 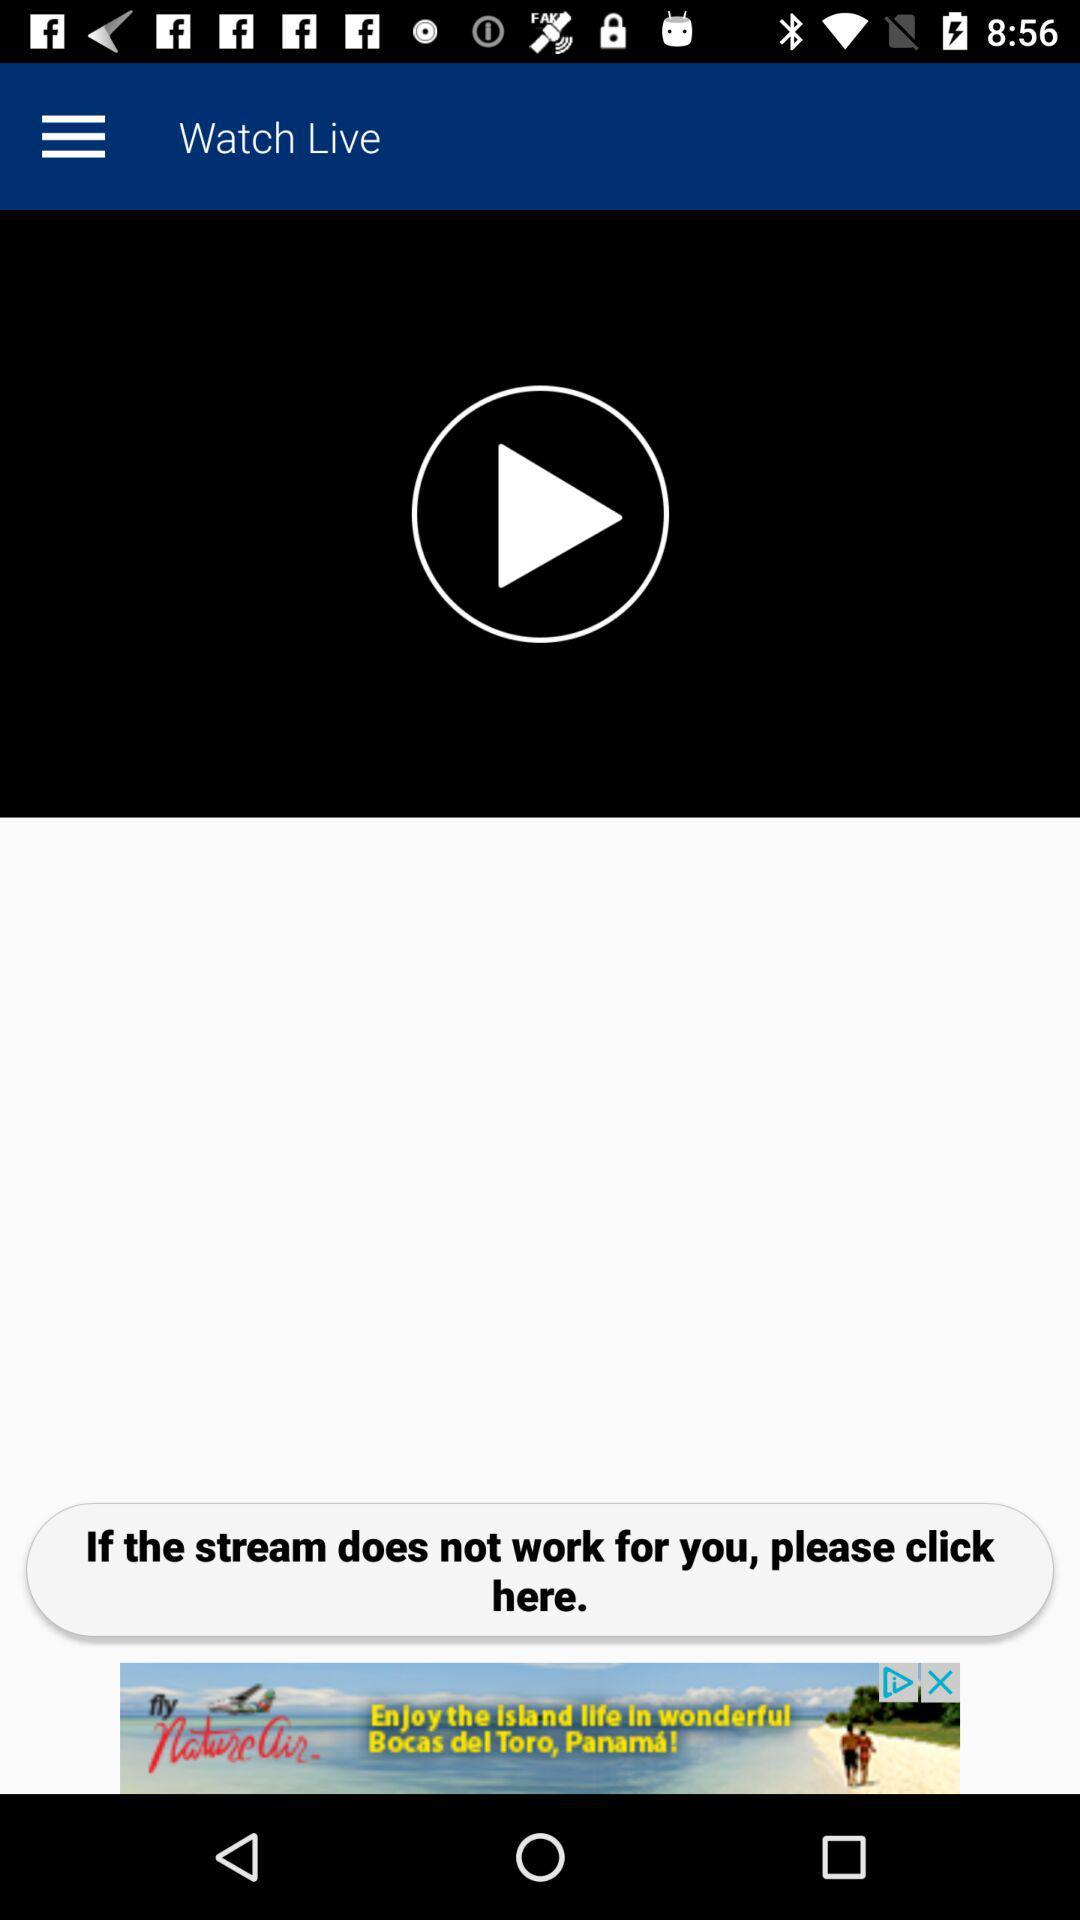 What do you see at coordinates (540, 513) in the screenshot?
I see `pause` at bounding box center [540, 513].